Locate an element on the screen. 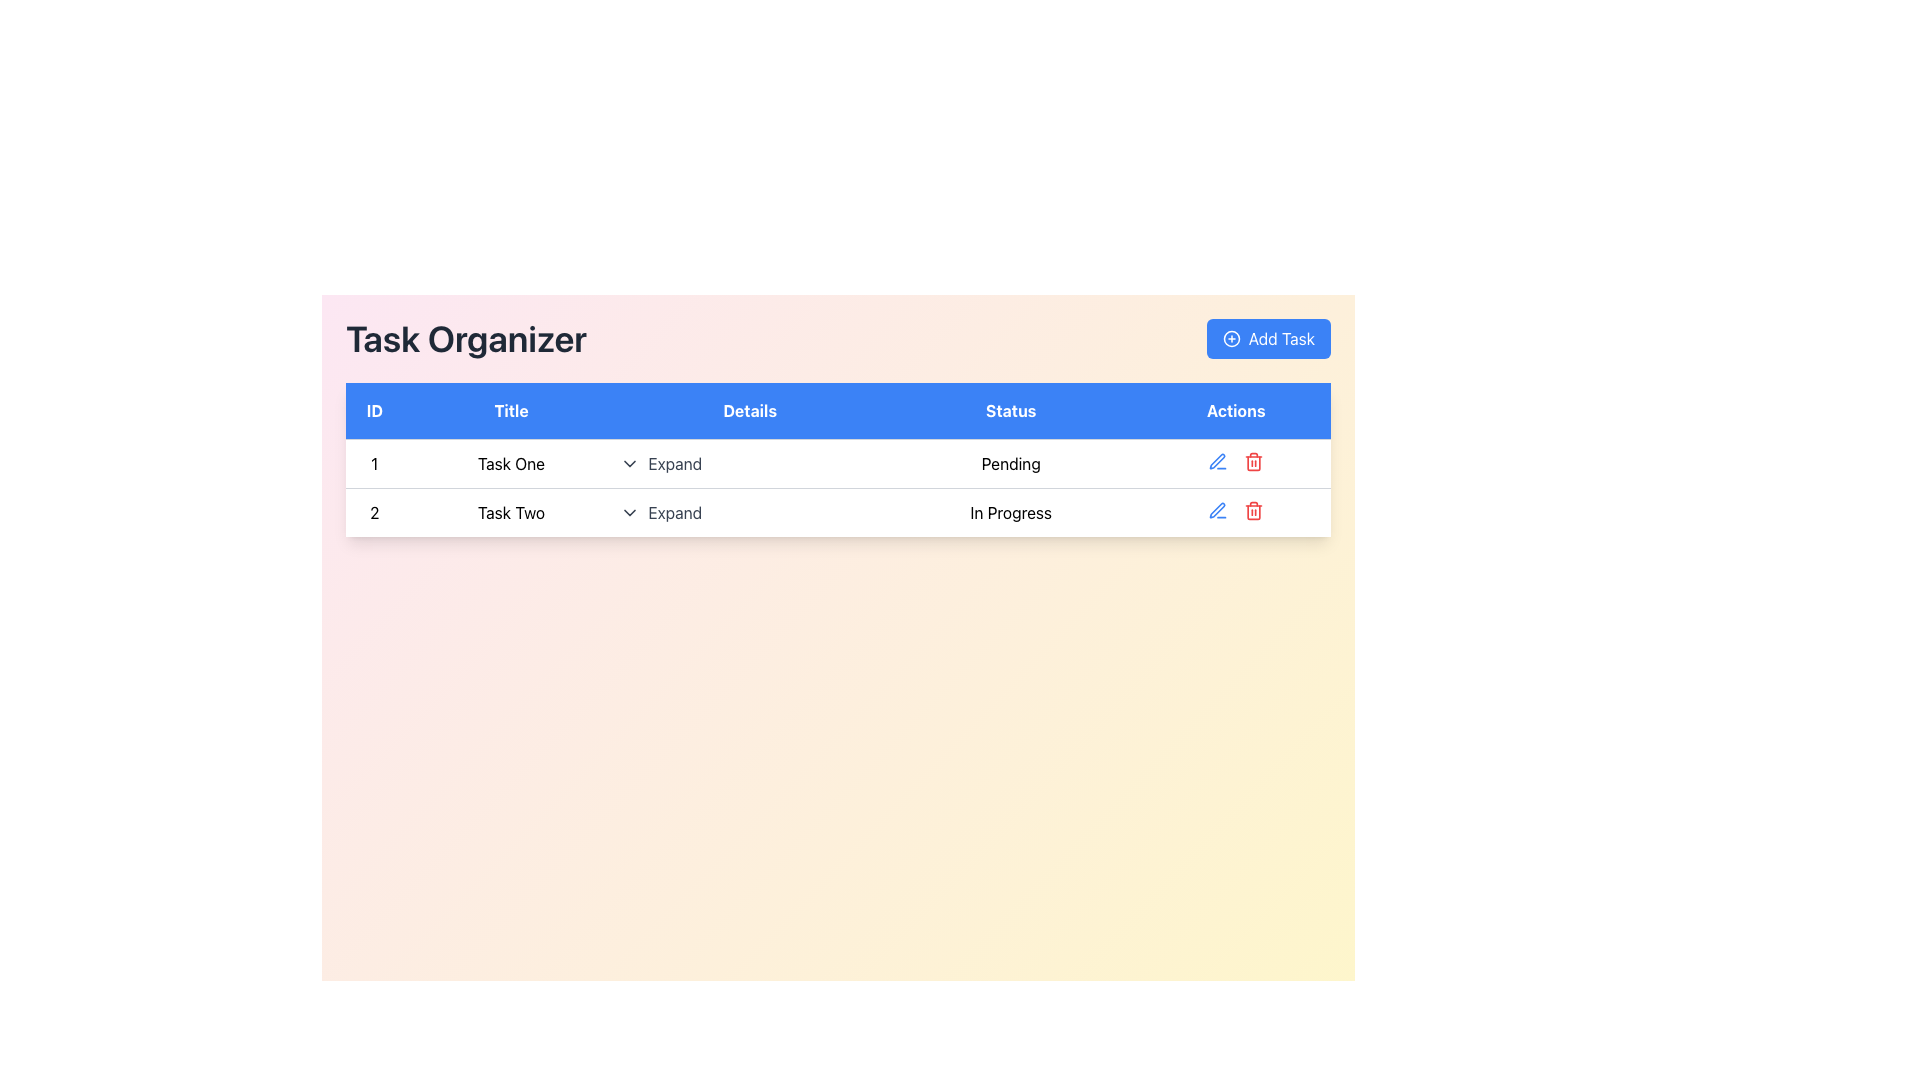 This screenshot has width=1920, height=1080. the 'Add Task' button, which is a rectangular button with rounded corners, displaying white text on a blue background and a plus icon to the left is located at coordinates (1266, 338).